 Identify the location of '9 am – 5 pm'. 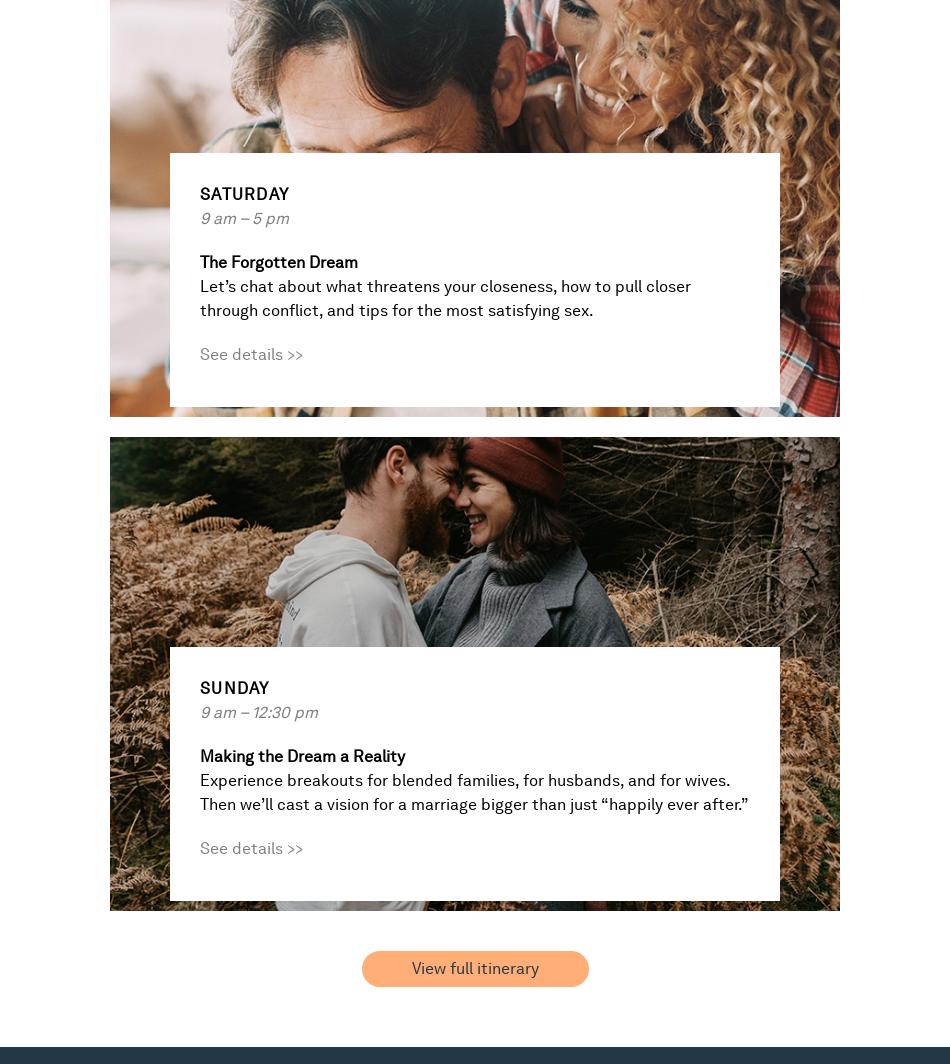
(243, 218).